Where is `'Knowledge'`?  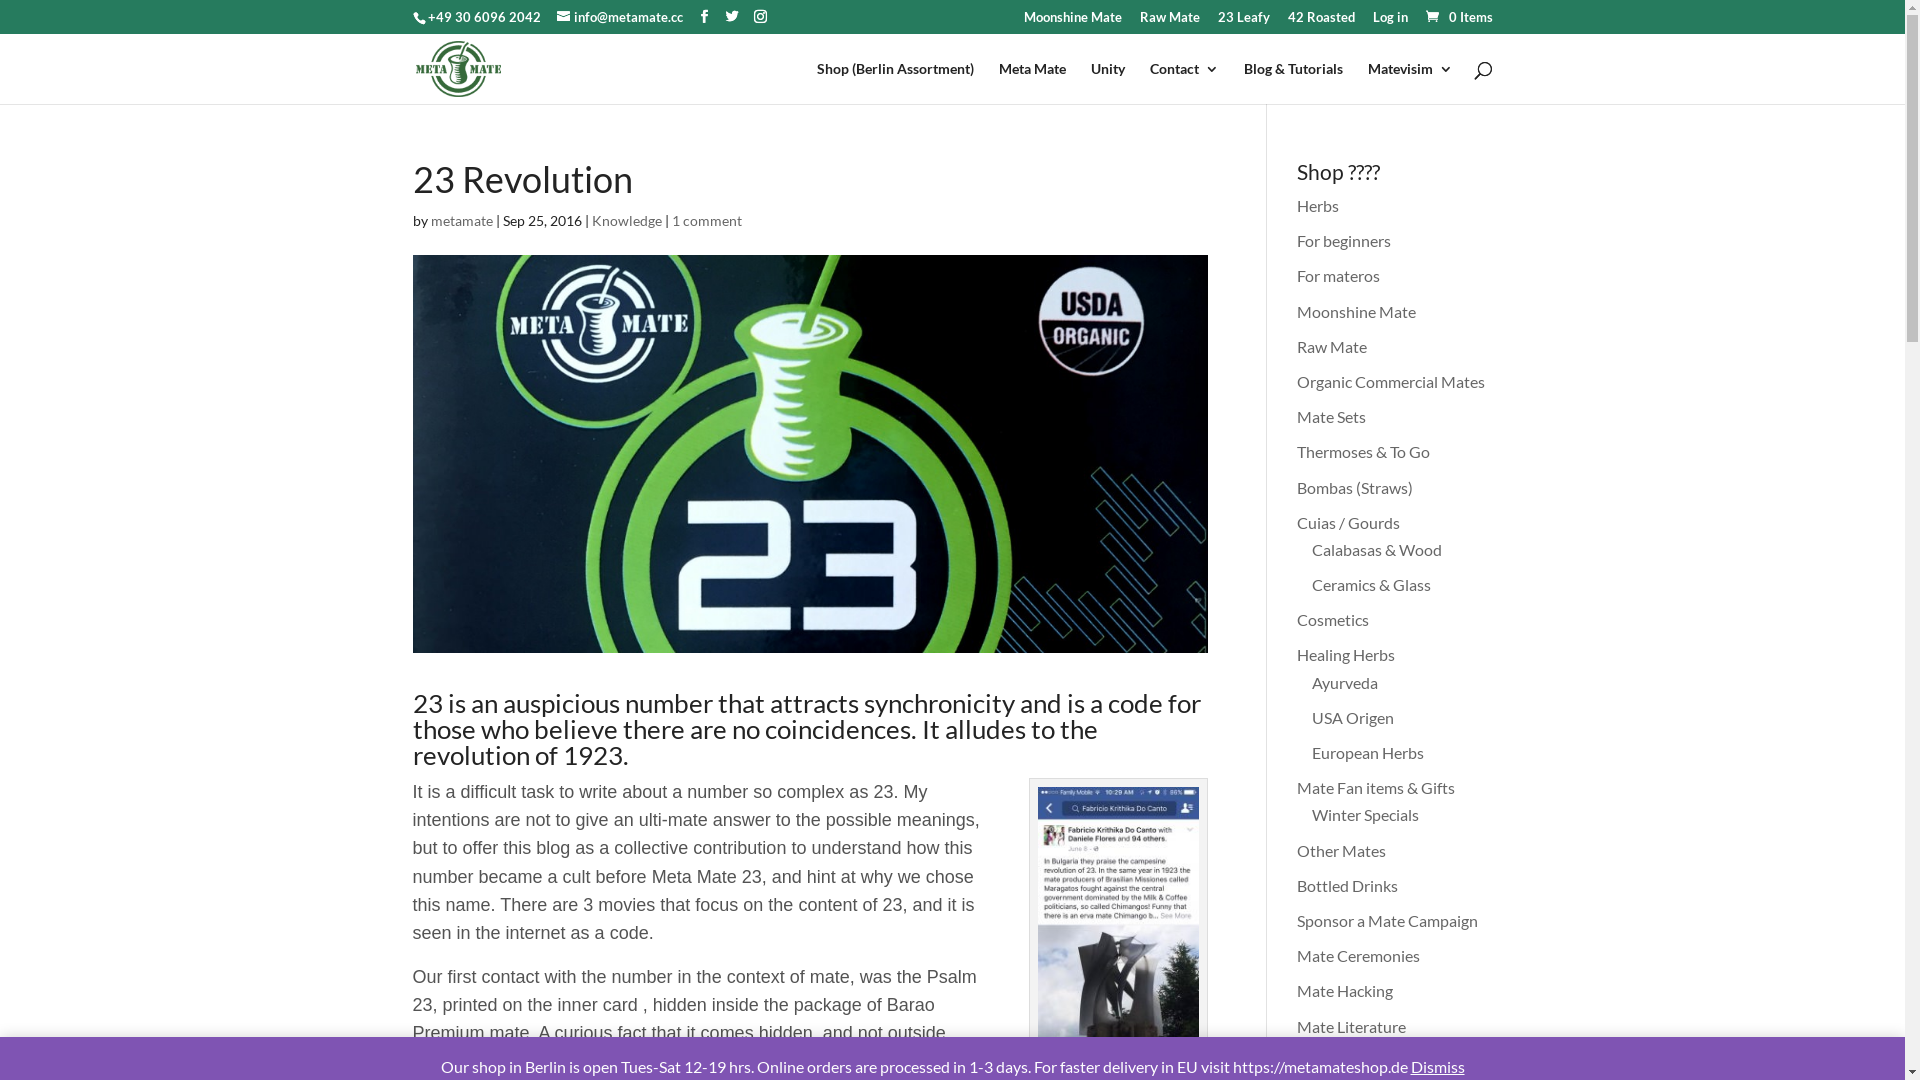
'Knowledge' is located at coordinates (626, 220).